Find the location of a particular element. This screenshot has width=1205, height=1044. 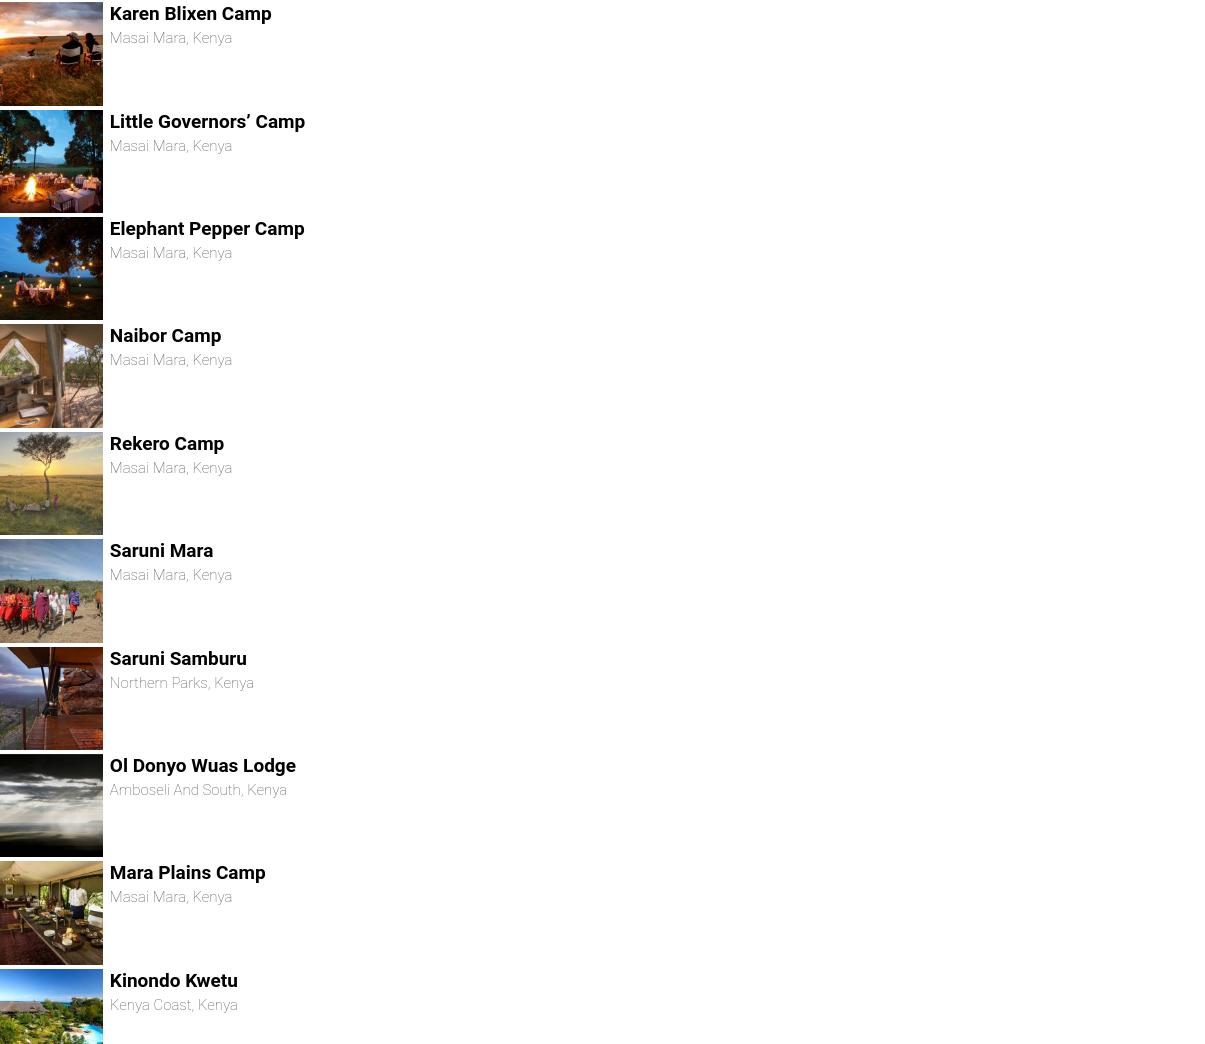

'Kenya Coast, Kenya' is located at coordinates (172, 1004).